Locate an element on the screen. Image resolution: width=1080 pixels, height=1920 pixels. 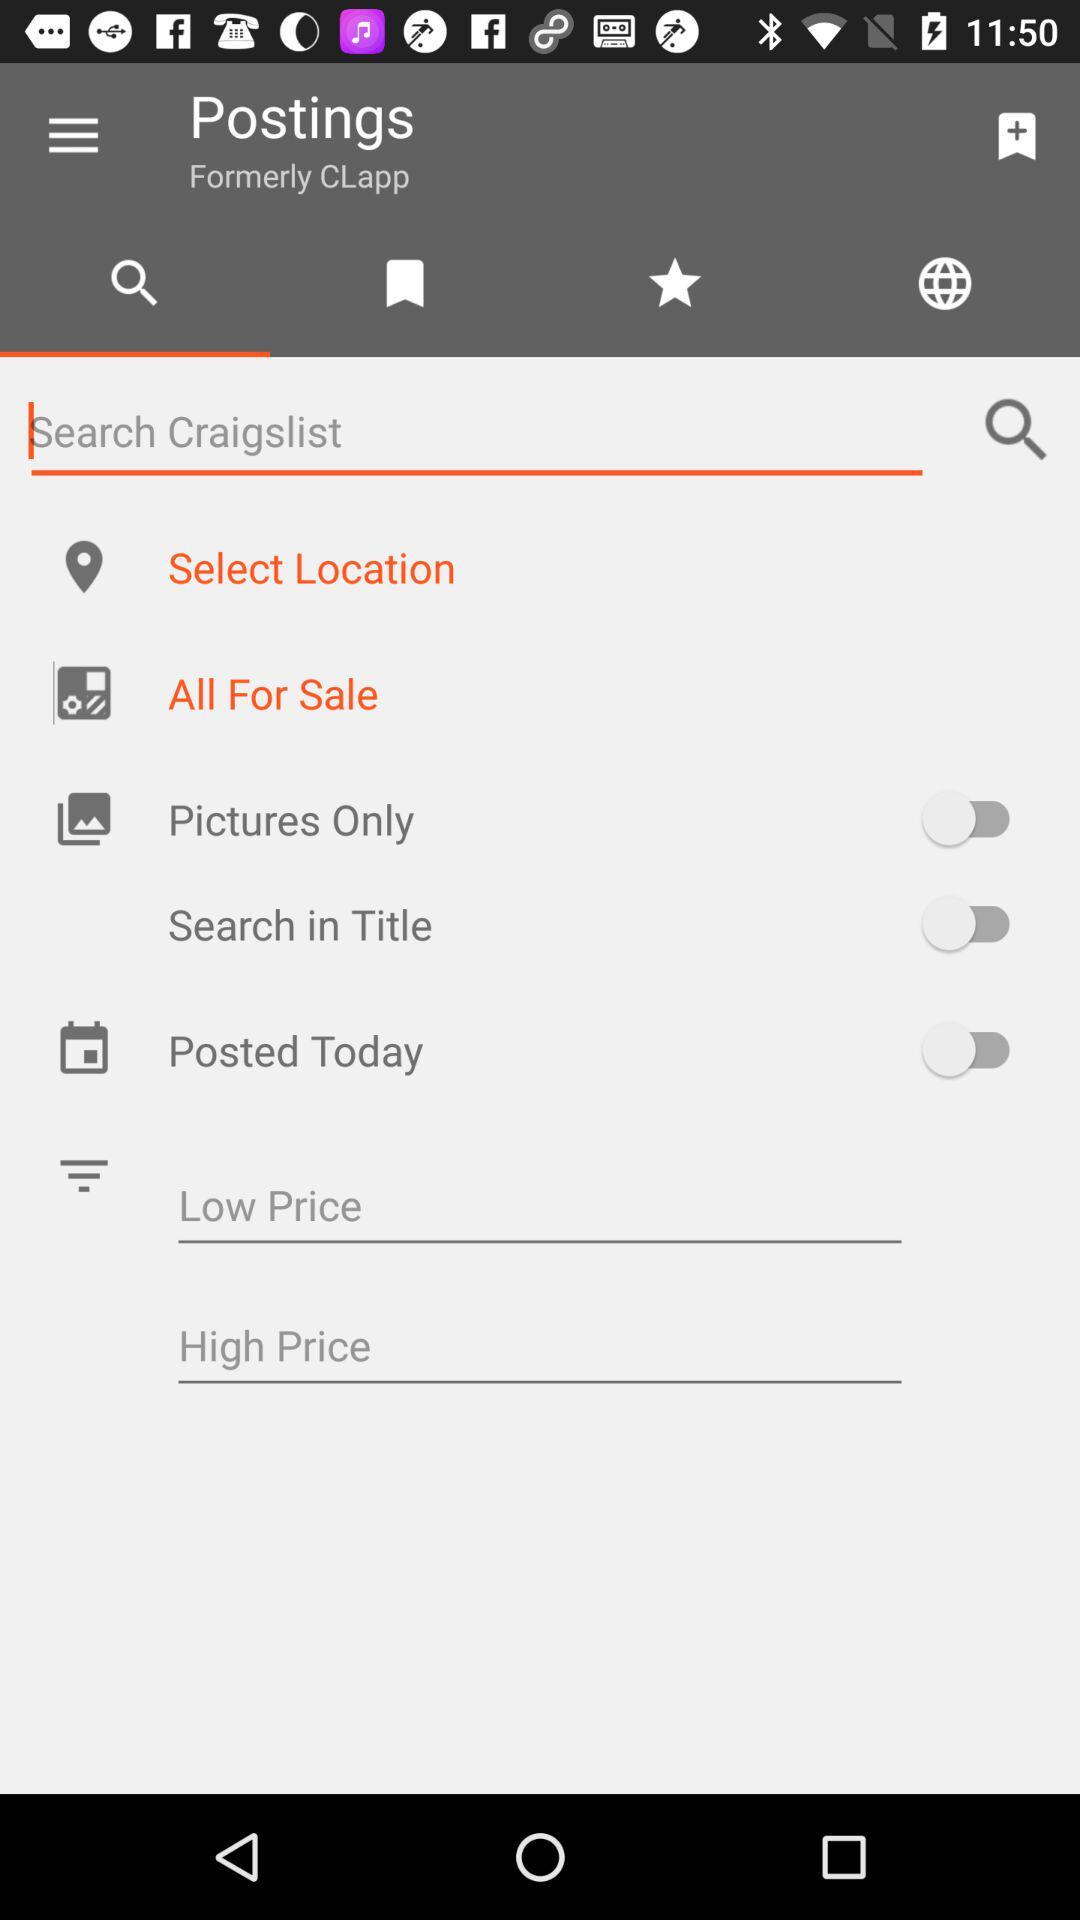
the item to the right of postings item is located at coordinates (1017, 135).